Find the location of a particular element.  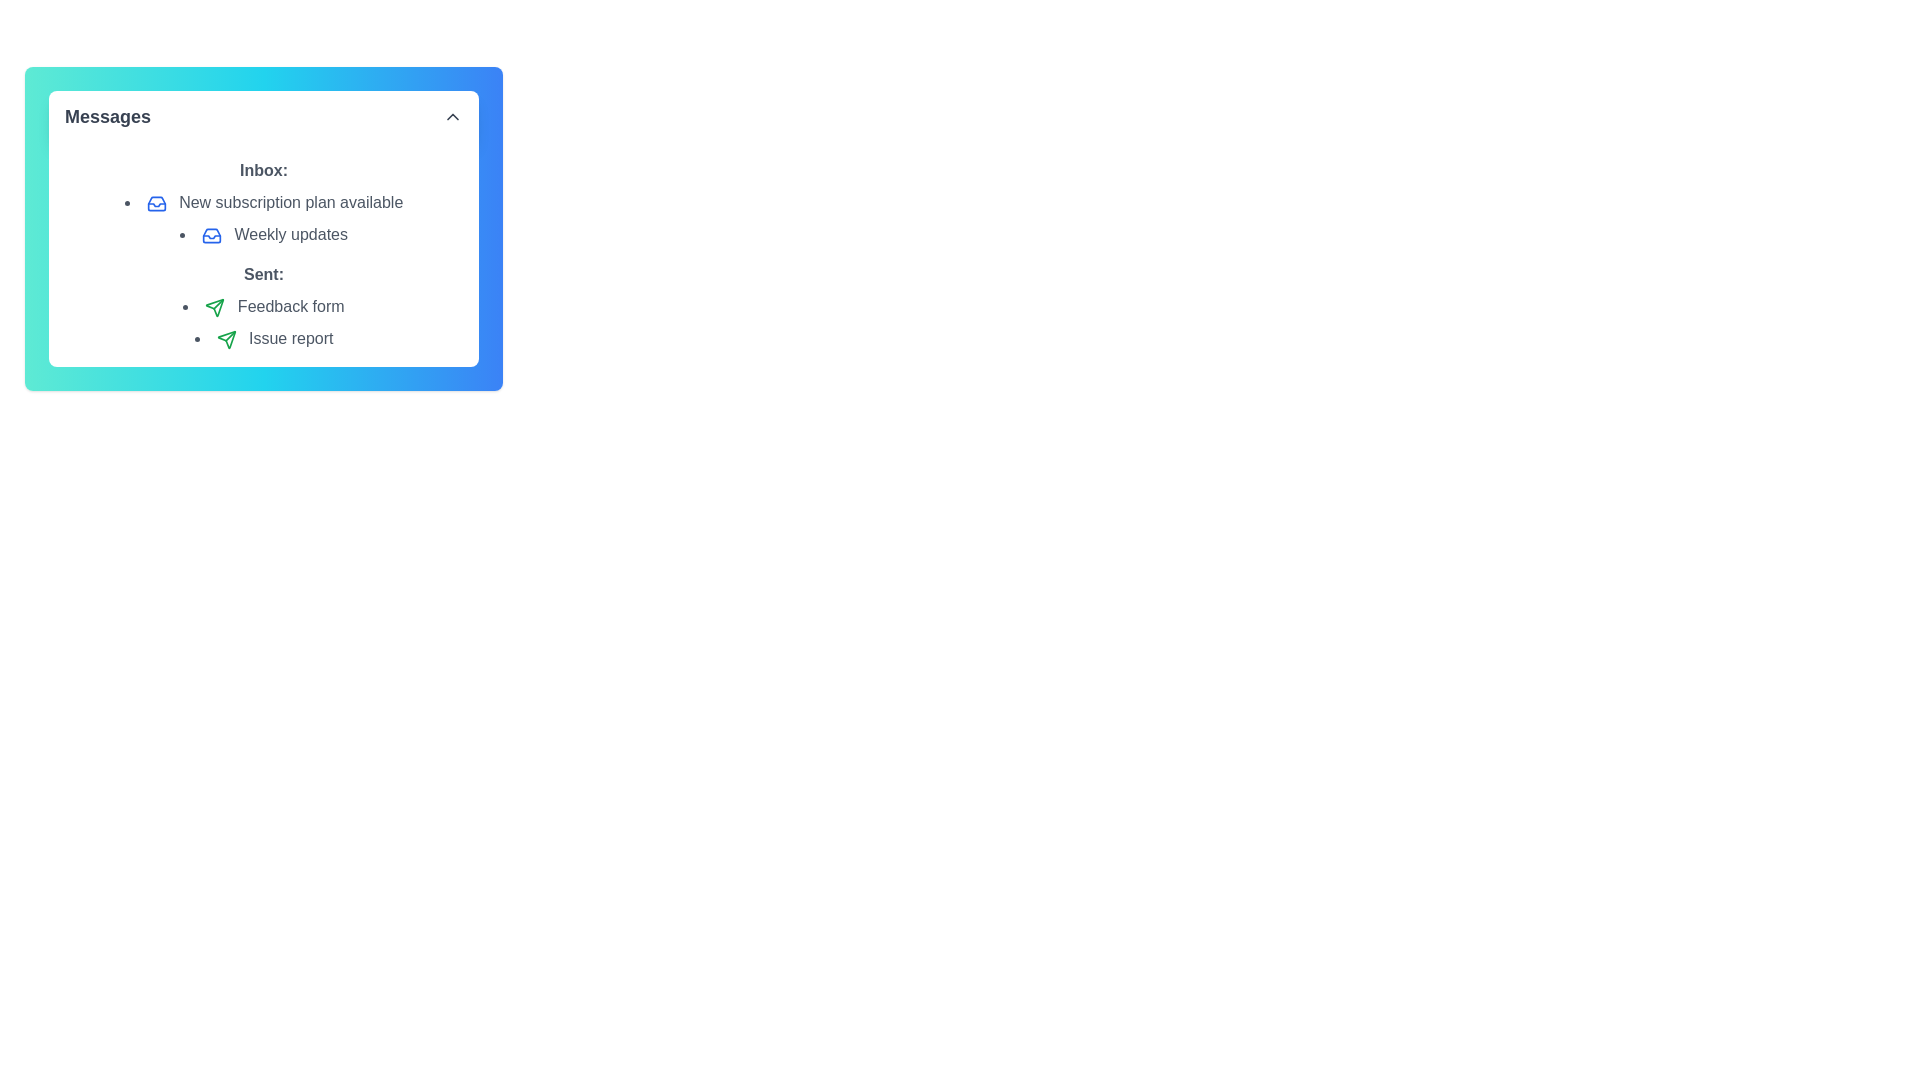

the list item labeled 'Issue report' with a green send arrow icon is located at coordinates (263, 338).